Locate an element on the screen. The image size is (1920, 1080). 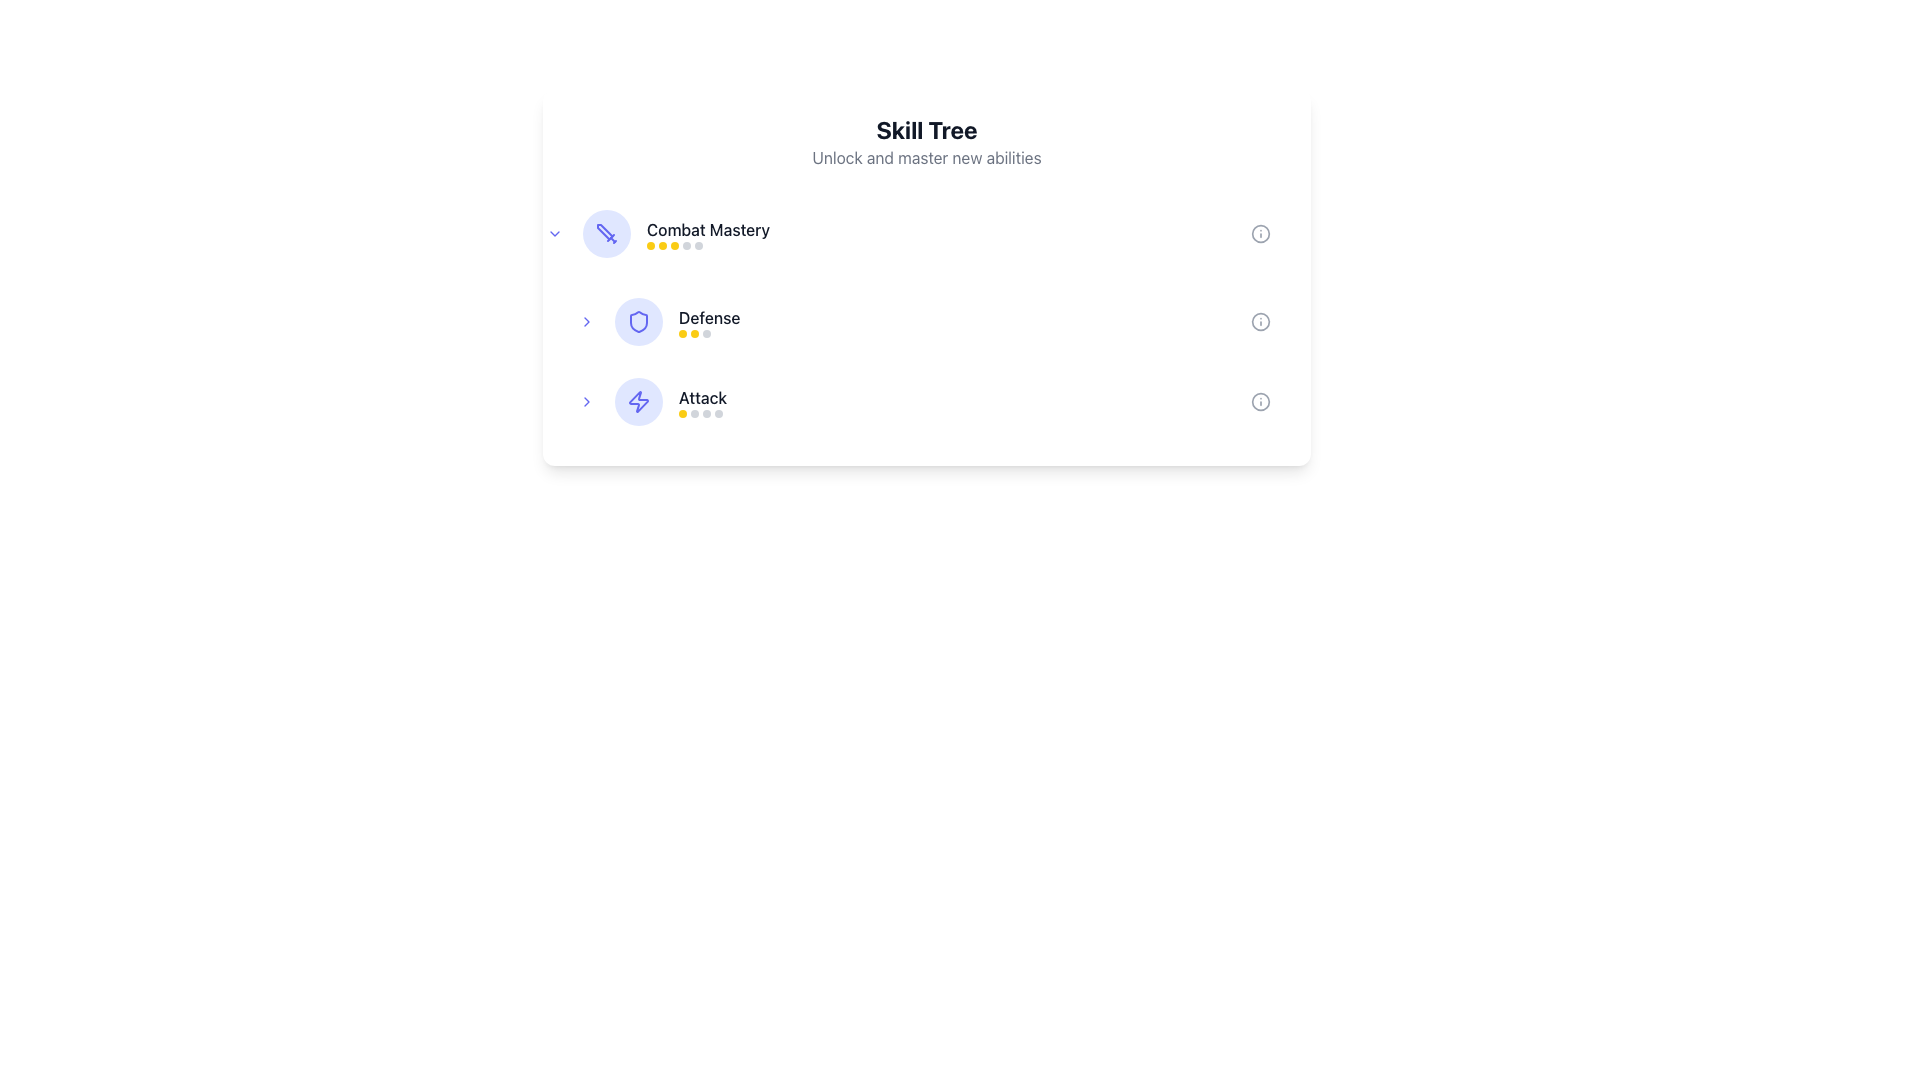
the circular informational icon with a gray outline and a small dot inside, positioned at the far right edge of the 'Attack' row in the skill categories is located at coordinates (1260, 401).